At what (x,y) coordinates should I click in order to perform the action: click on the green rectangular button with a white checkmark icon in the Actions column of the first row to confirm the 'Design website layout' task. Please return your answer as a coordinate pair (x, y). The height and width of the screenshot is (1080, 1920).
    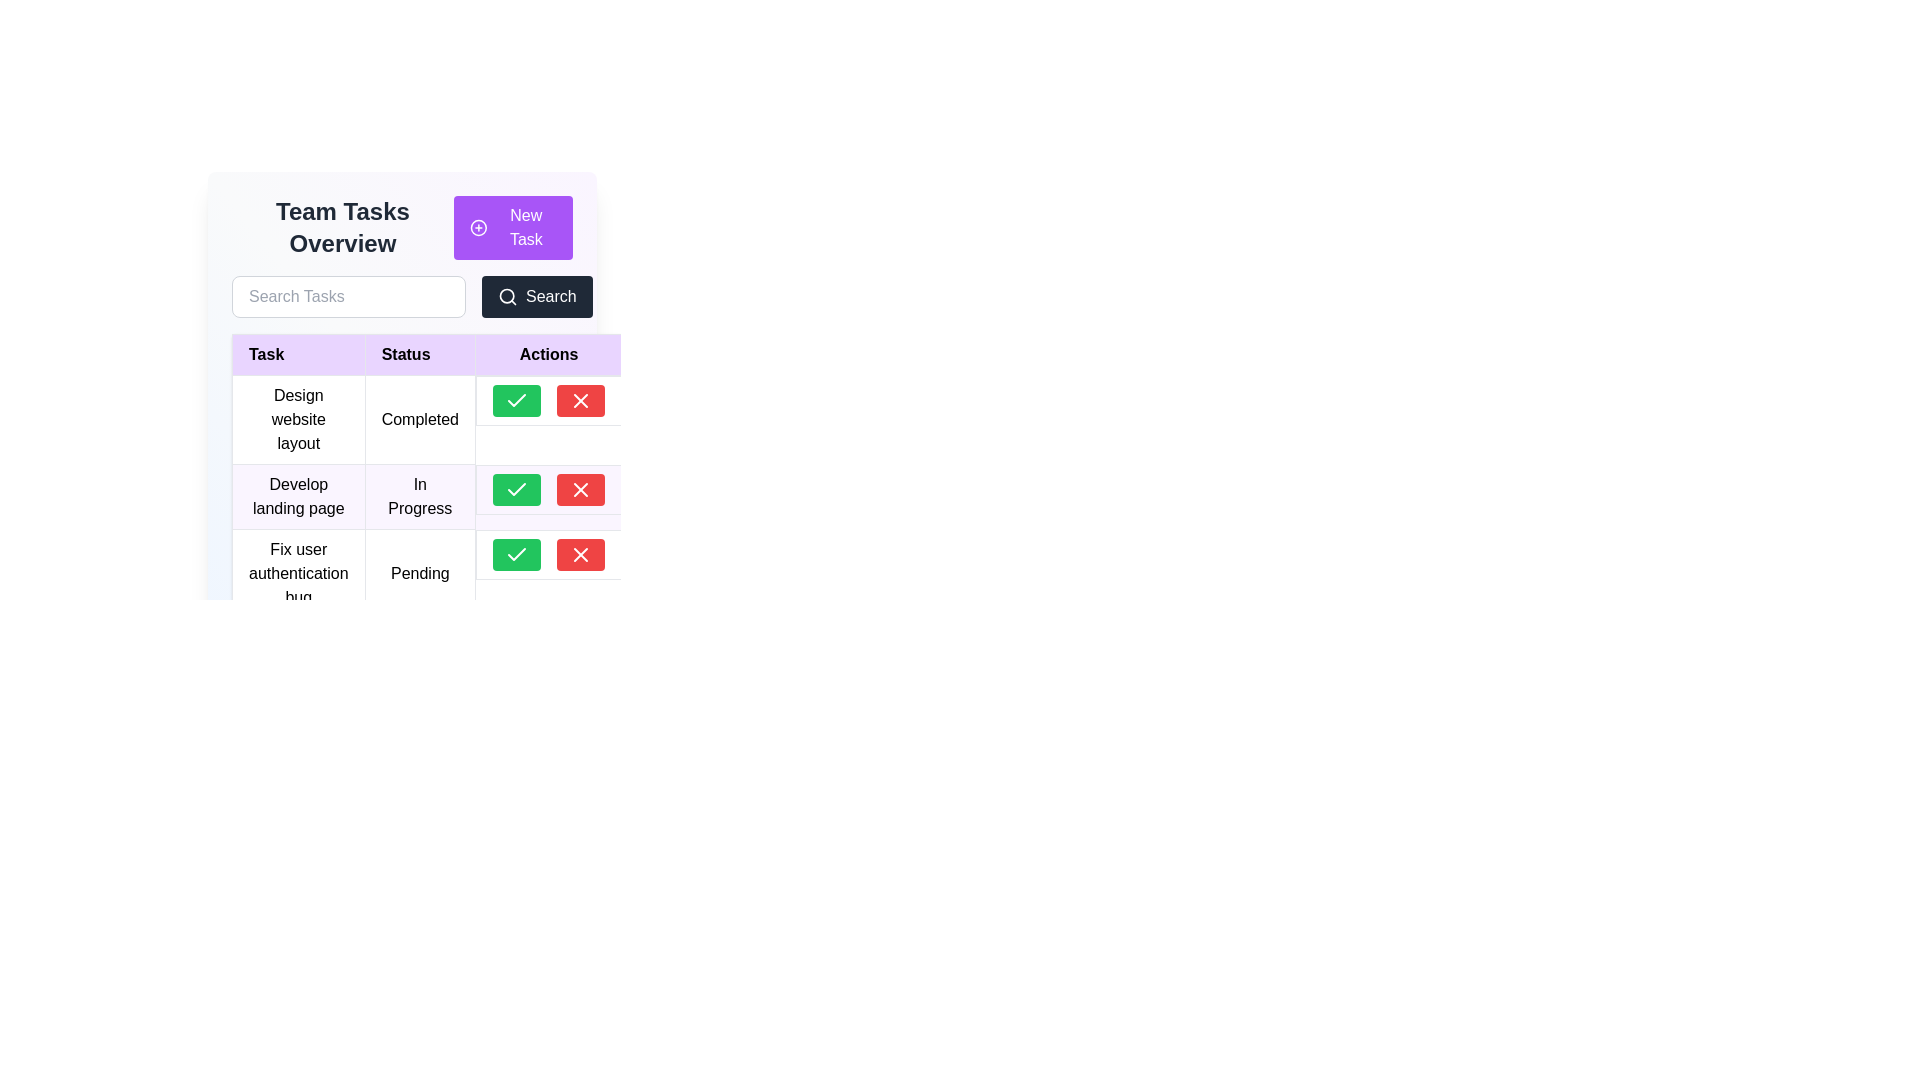
    Looking at the image, I should click on (517, 401).